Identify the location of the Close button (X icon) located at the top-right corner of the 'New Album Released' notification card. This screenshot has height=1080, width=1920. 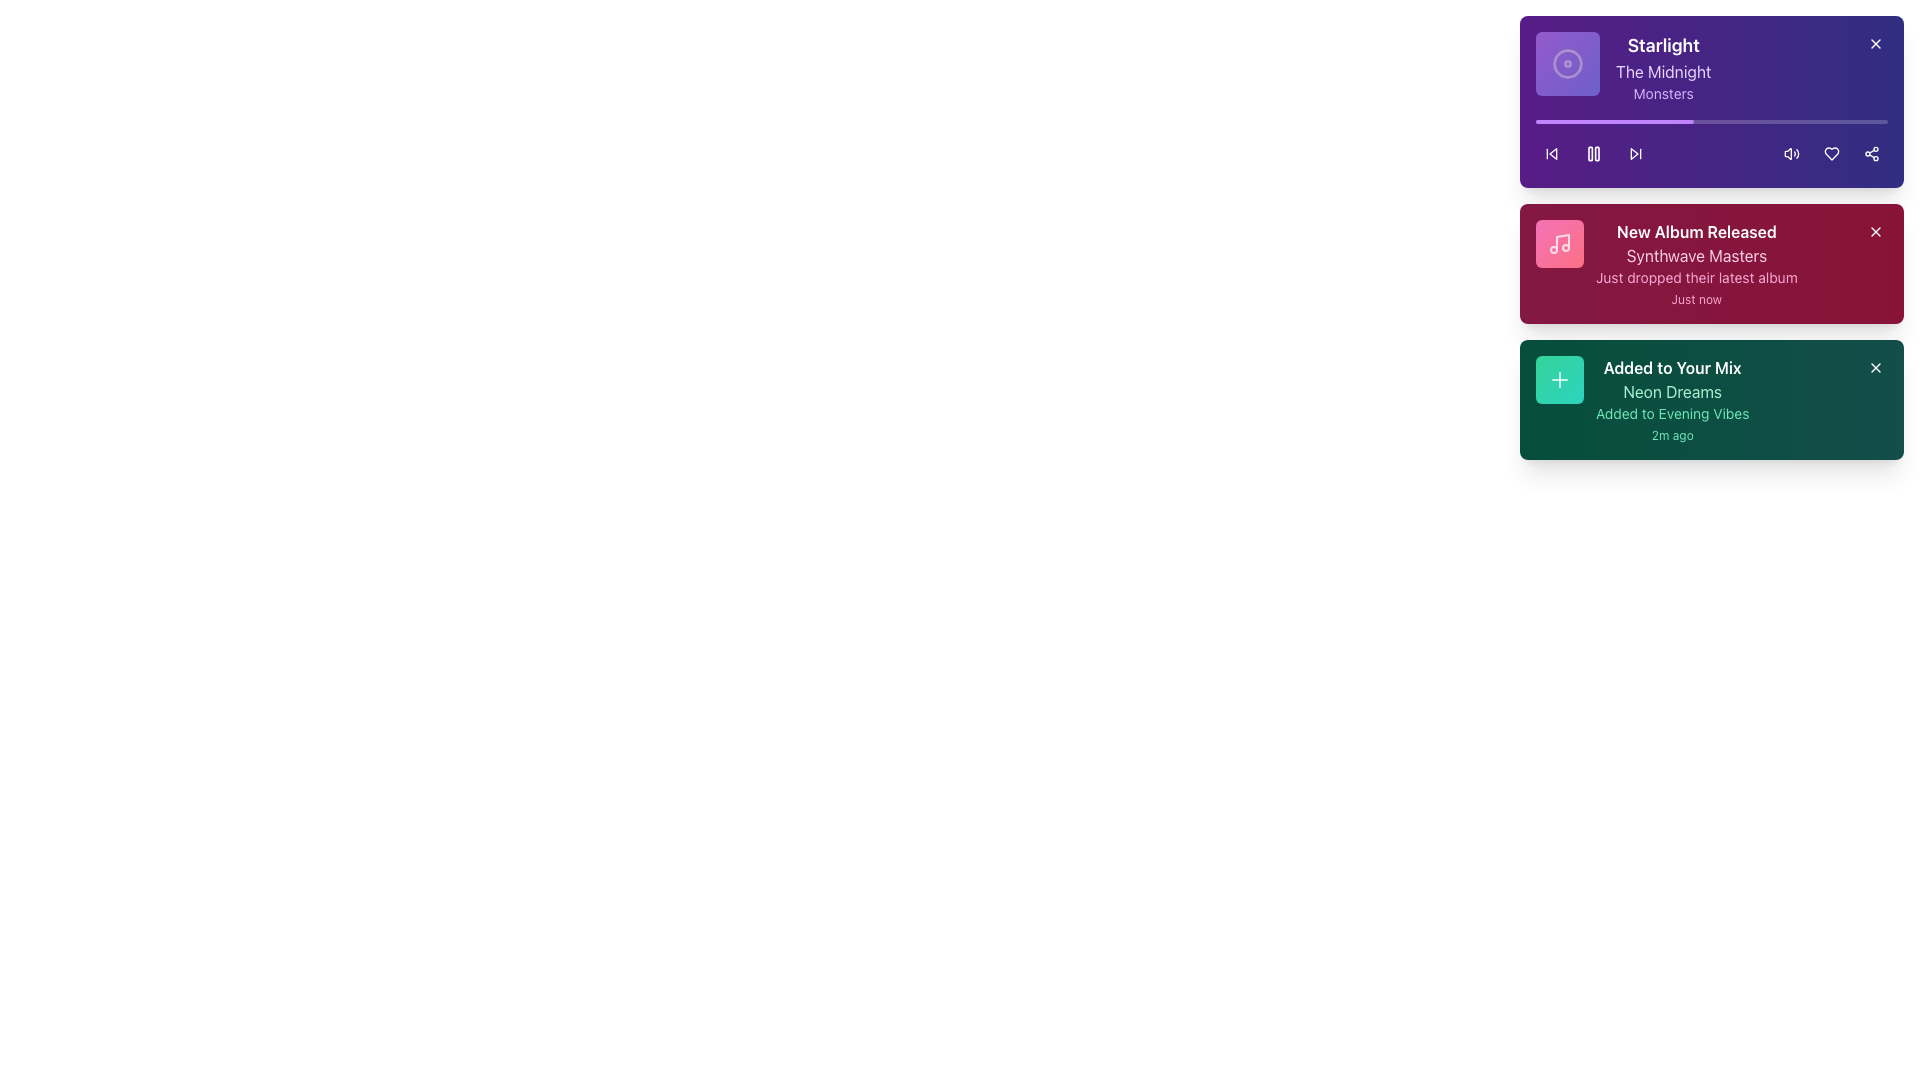
(1875, 230).